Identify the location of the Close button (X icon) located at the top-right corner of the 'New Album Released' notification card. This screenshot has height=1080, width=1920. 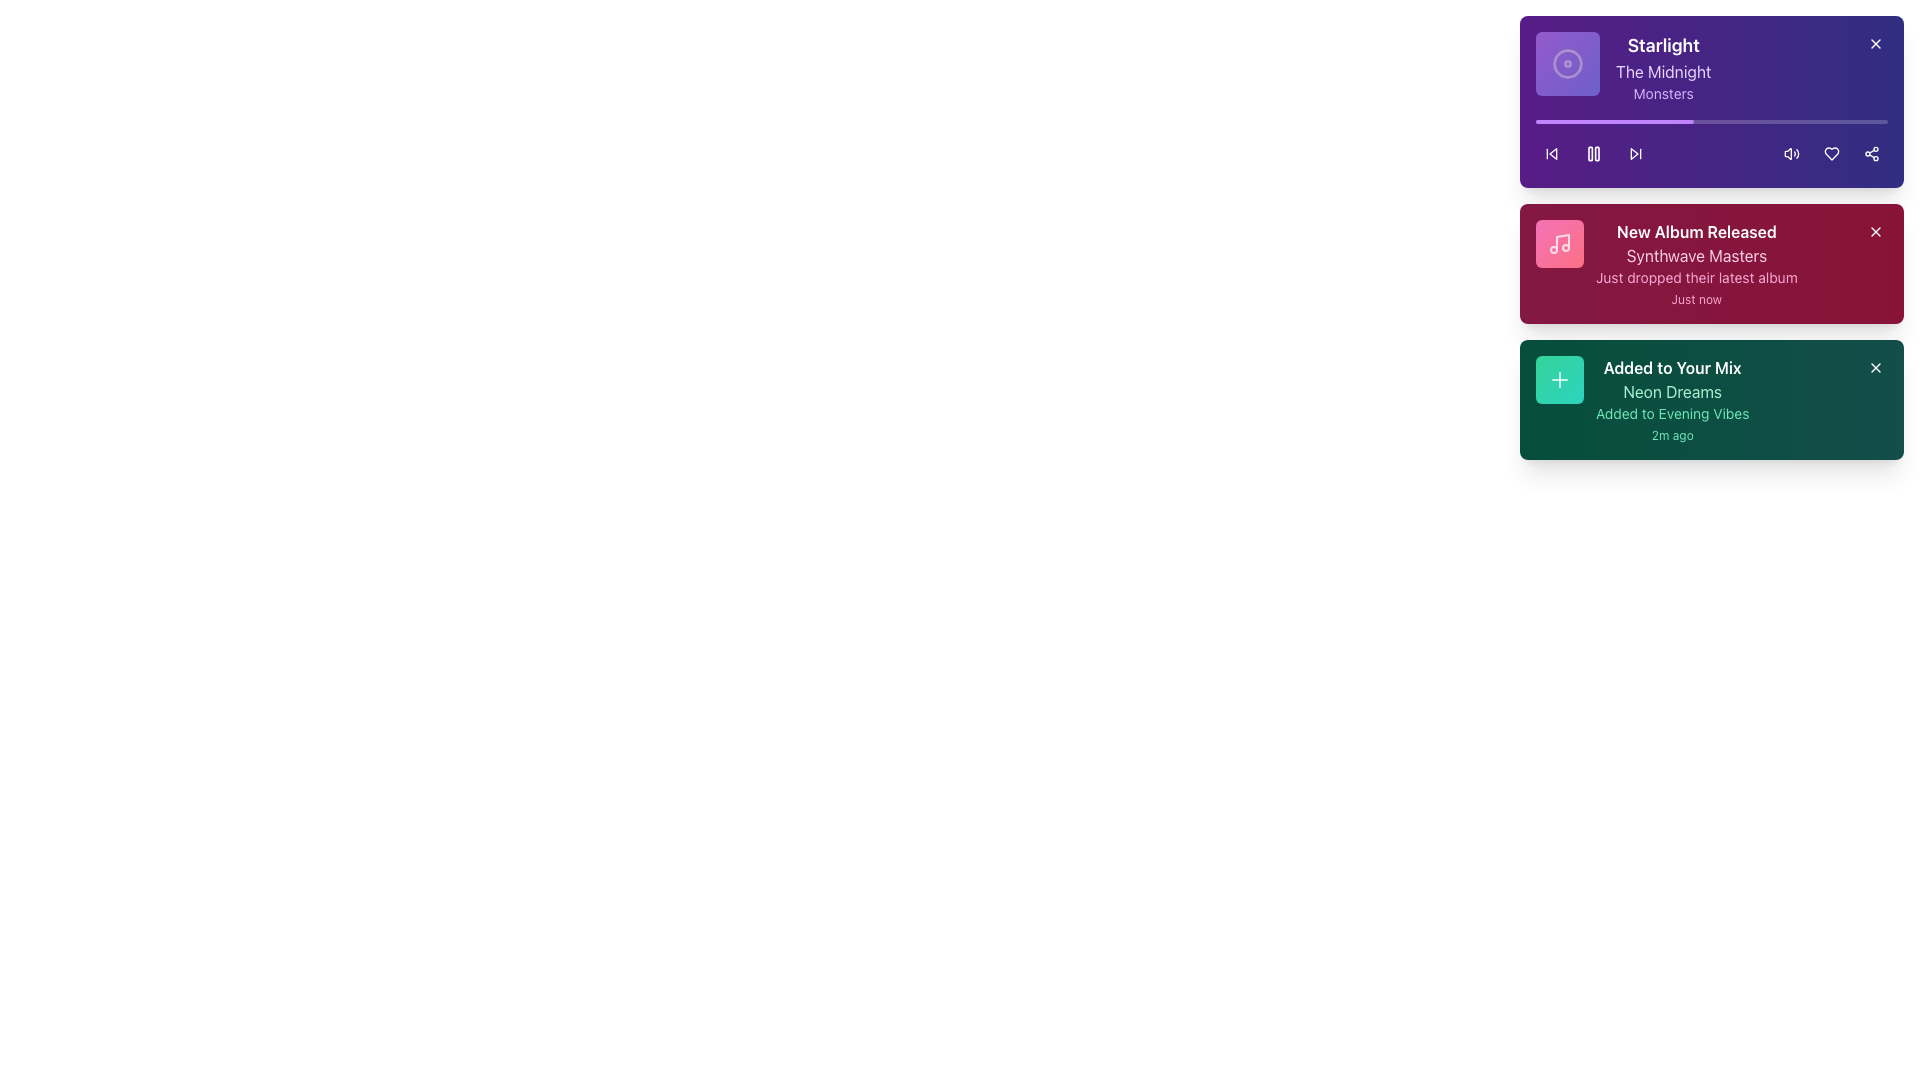
(1875, 230).